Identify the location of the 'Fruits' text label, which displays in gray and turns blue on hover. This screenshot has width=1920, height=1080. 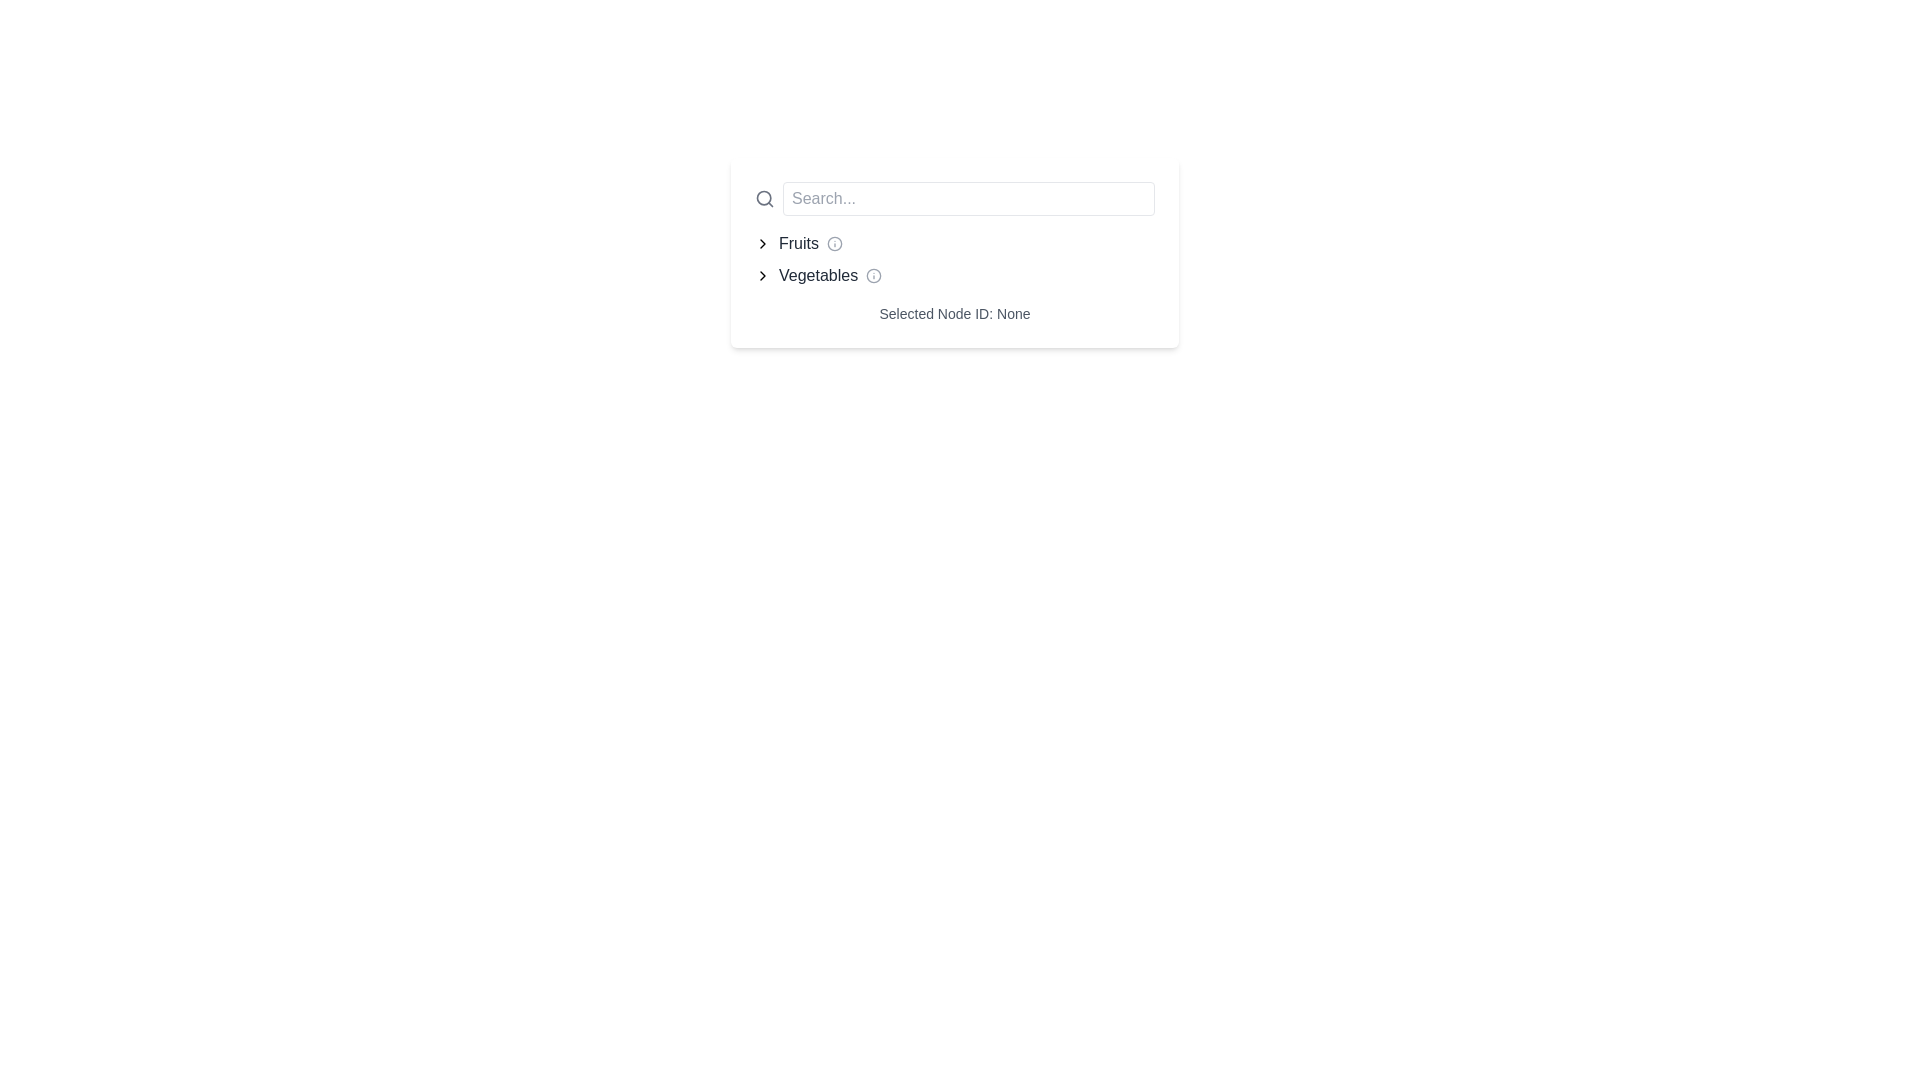
(797, 242).